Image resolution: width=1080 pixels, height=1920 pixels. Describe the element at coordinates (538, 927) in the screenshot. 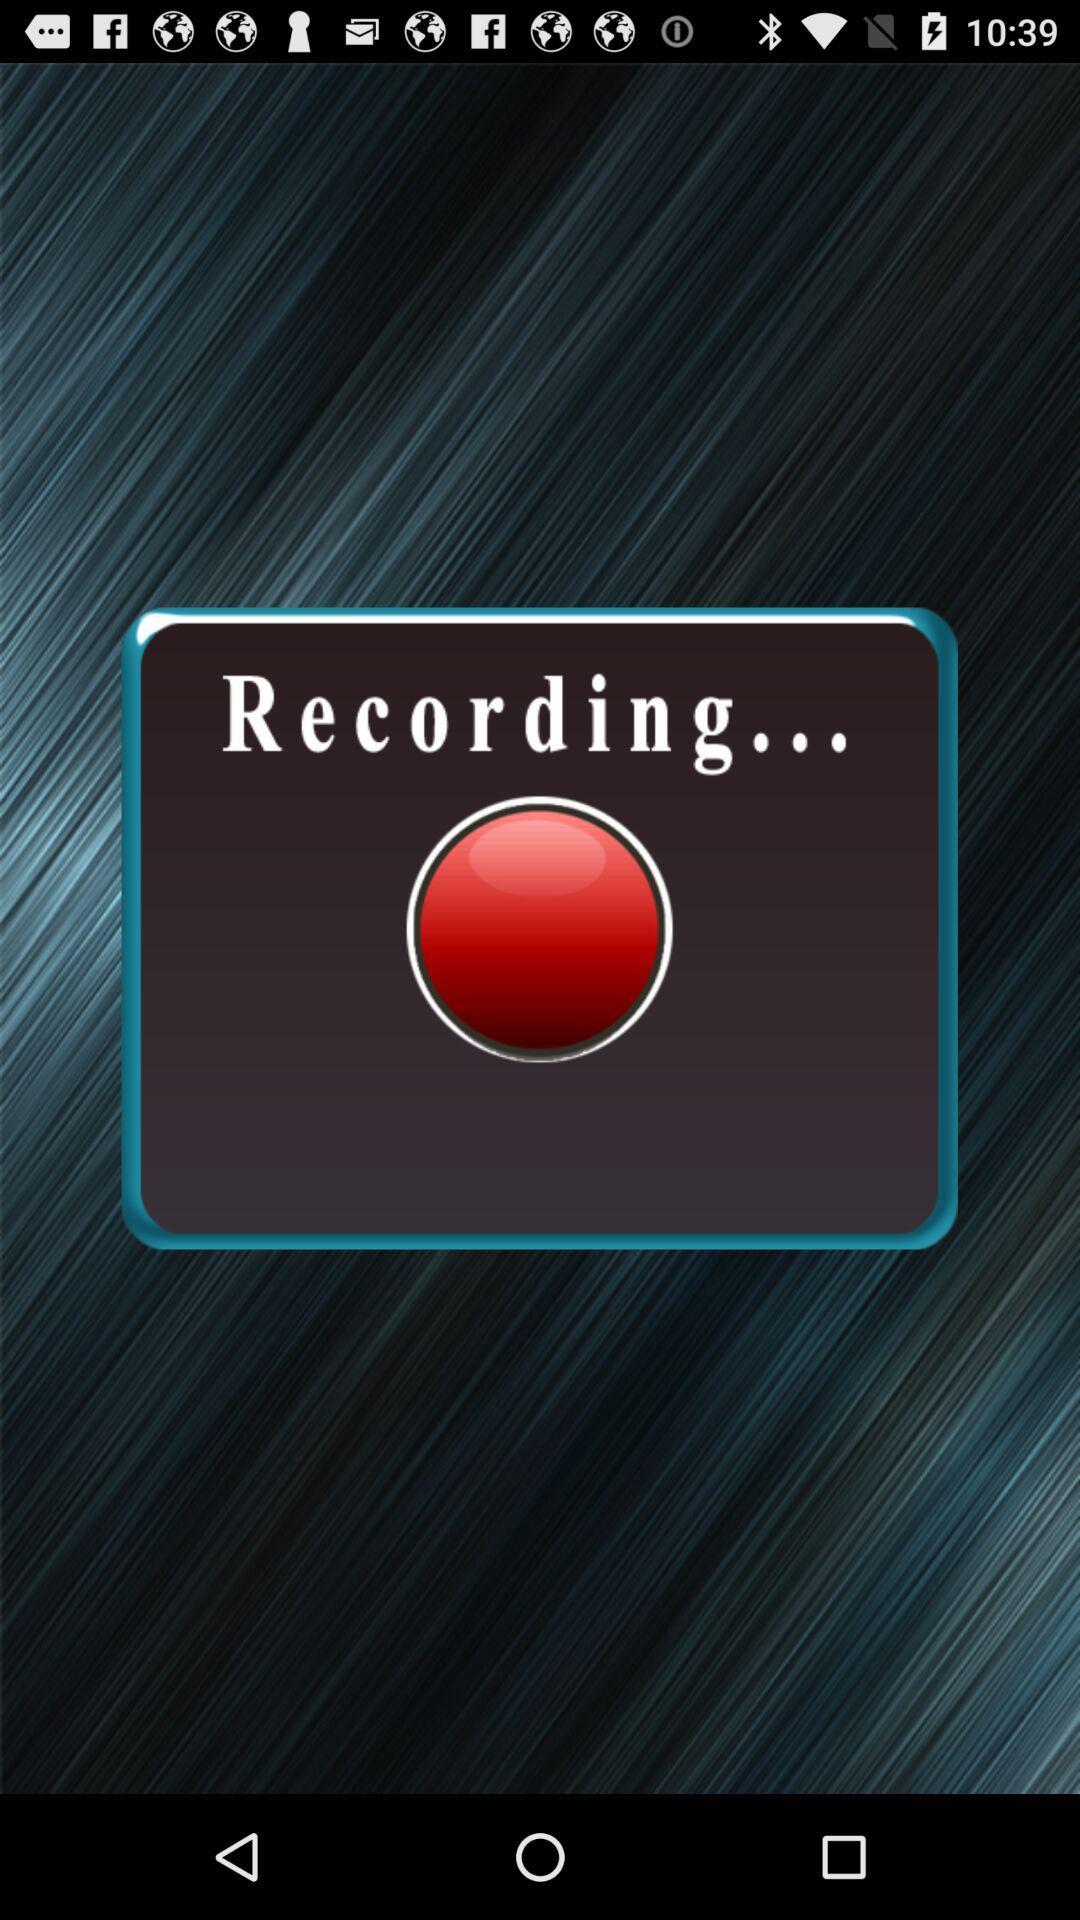

I see `recording` at that location.